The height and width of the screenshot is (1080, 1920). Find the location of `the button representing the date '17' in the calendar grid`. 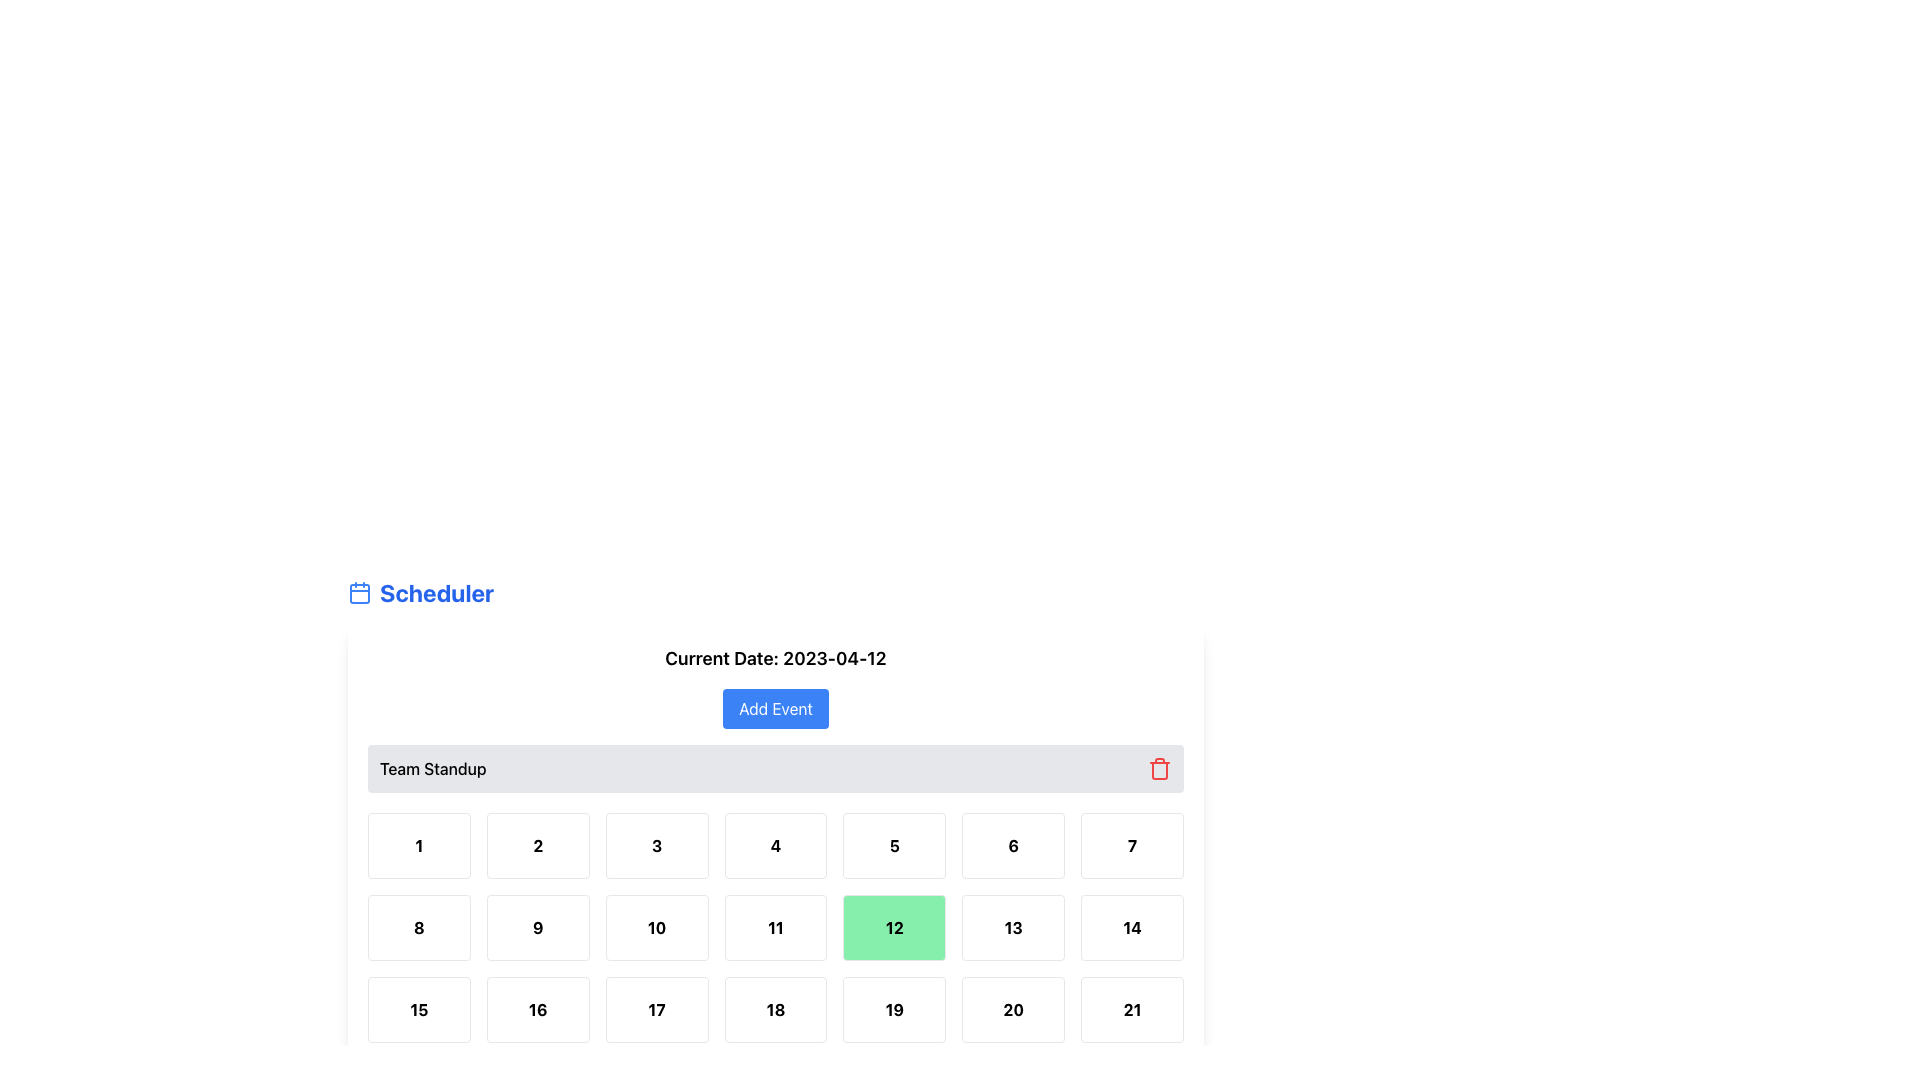

the button representing the date '17' in the calendar grid is located at coordinates (657, 1010).